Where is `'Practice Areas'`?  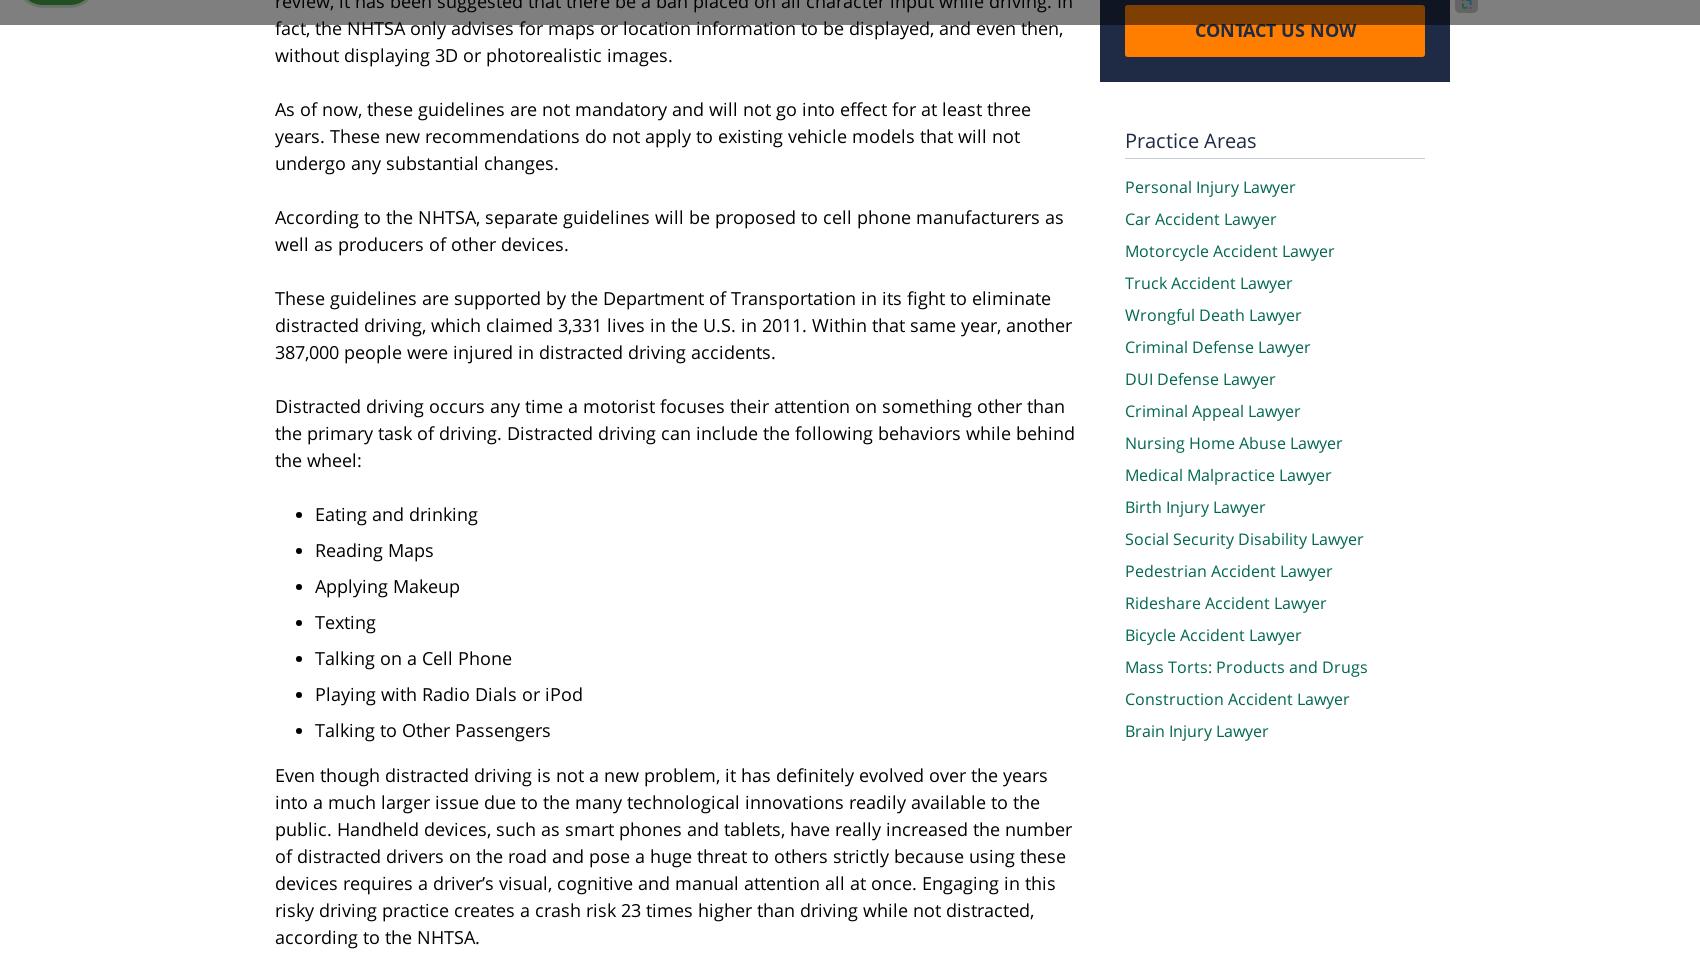
'Practice Areas' is located at coordinates (1190, 138).